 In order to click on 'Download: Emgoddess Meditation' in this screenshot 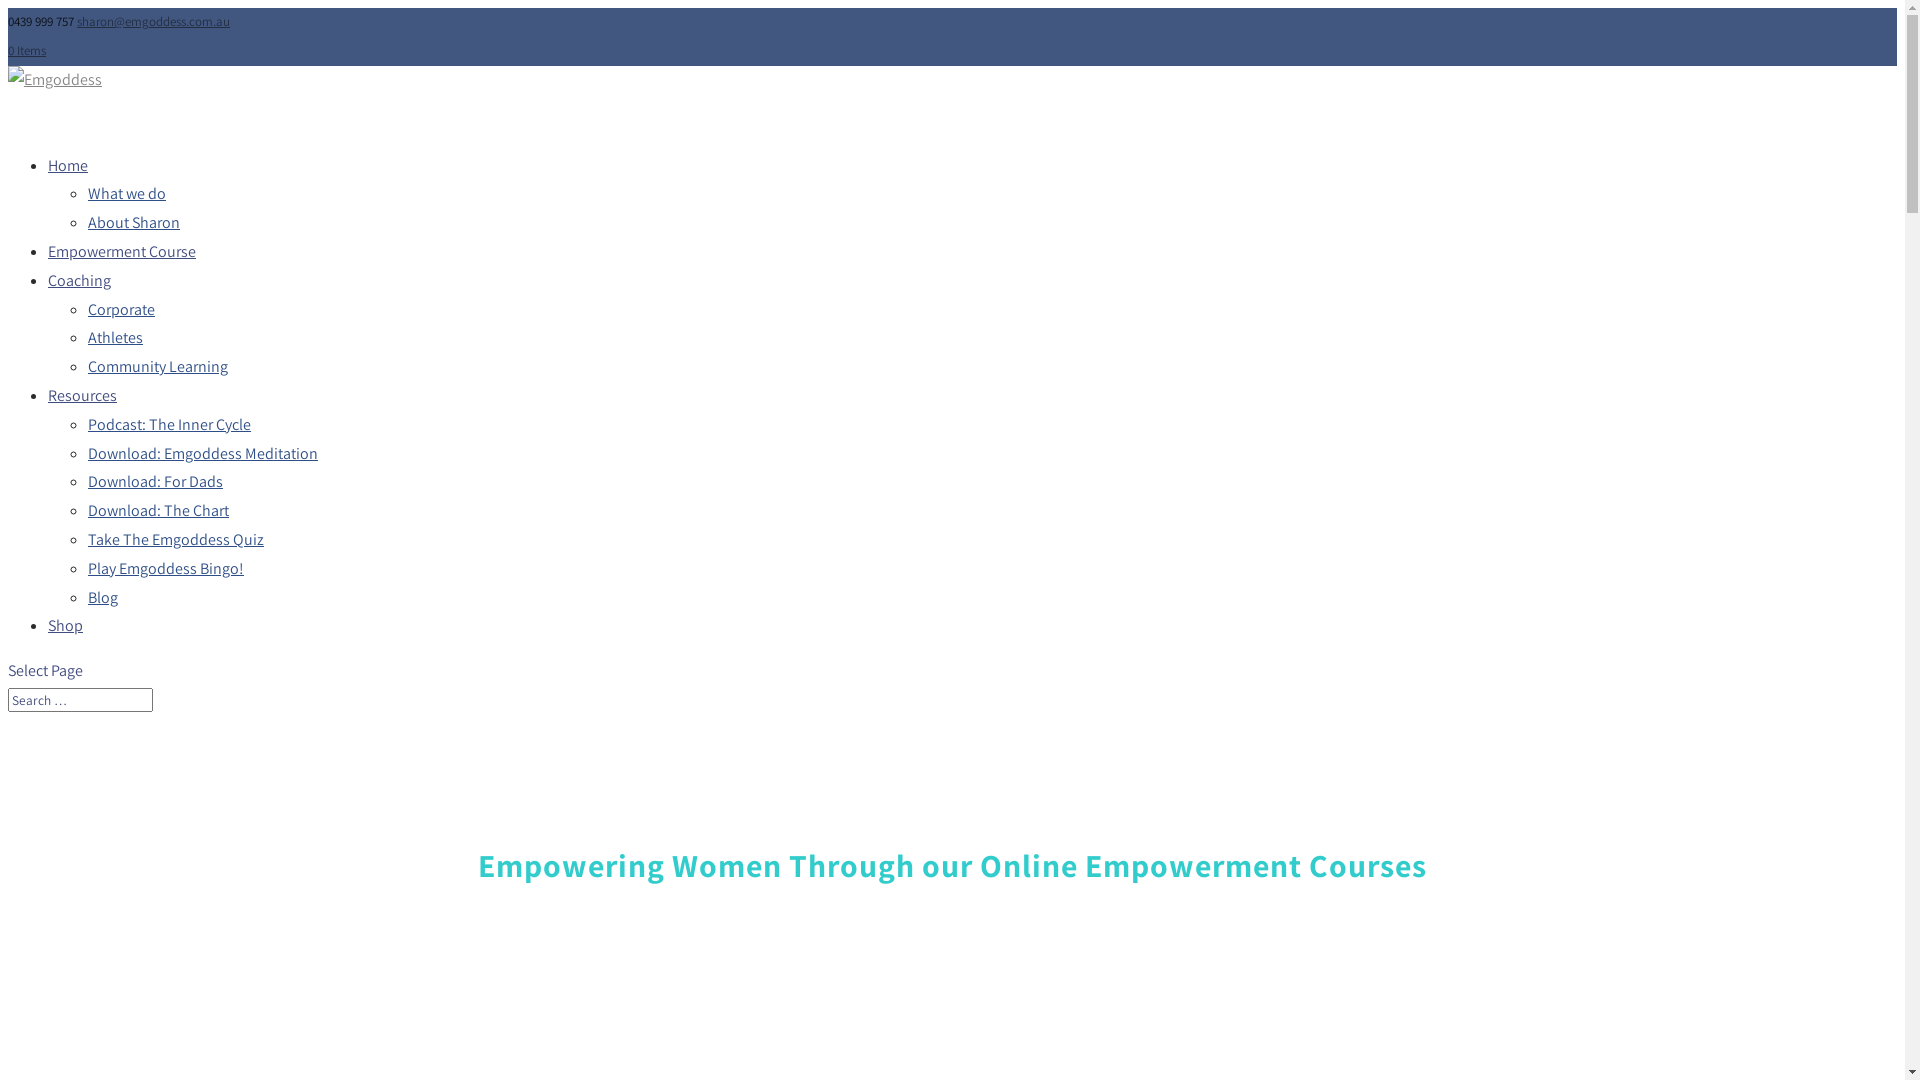, I will do `click(86, 453)`.